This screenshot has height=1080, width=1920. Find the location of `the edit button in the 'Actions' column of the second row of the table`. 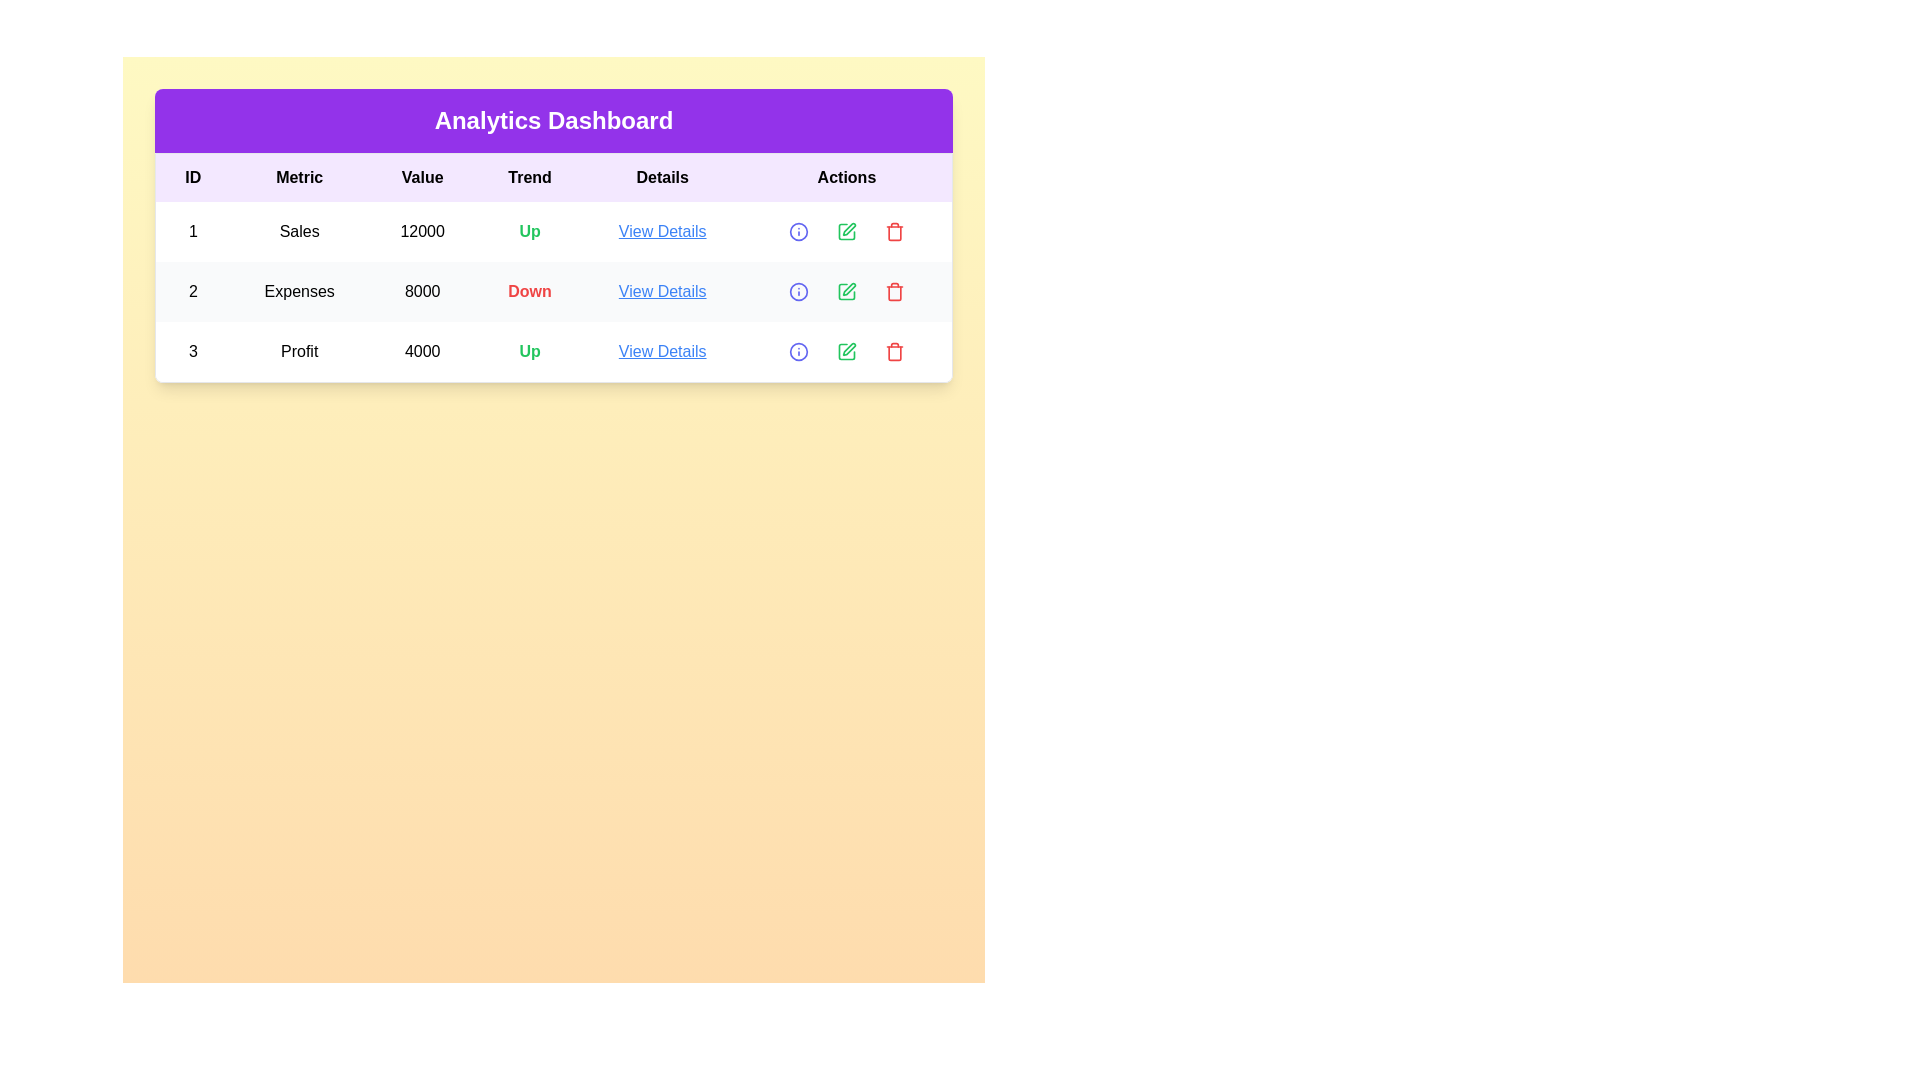

the edit button in the 'Actions' column of the second row of the table is located at coordinates (849, 289).